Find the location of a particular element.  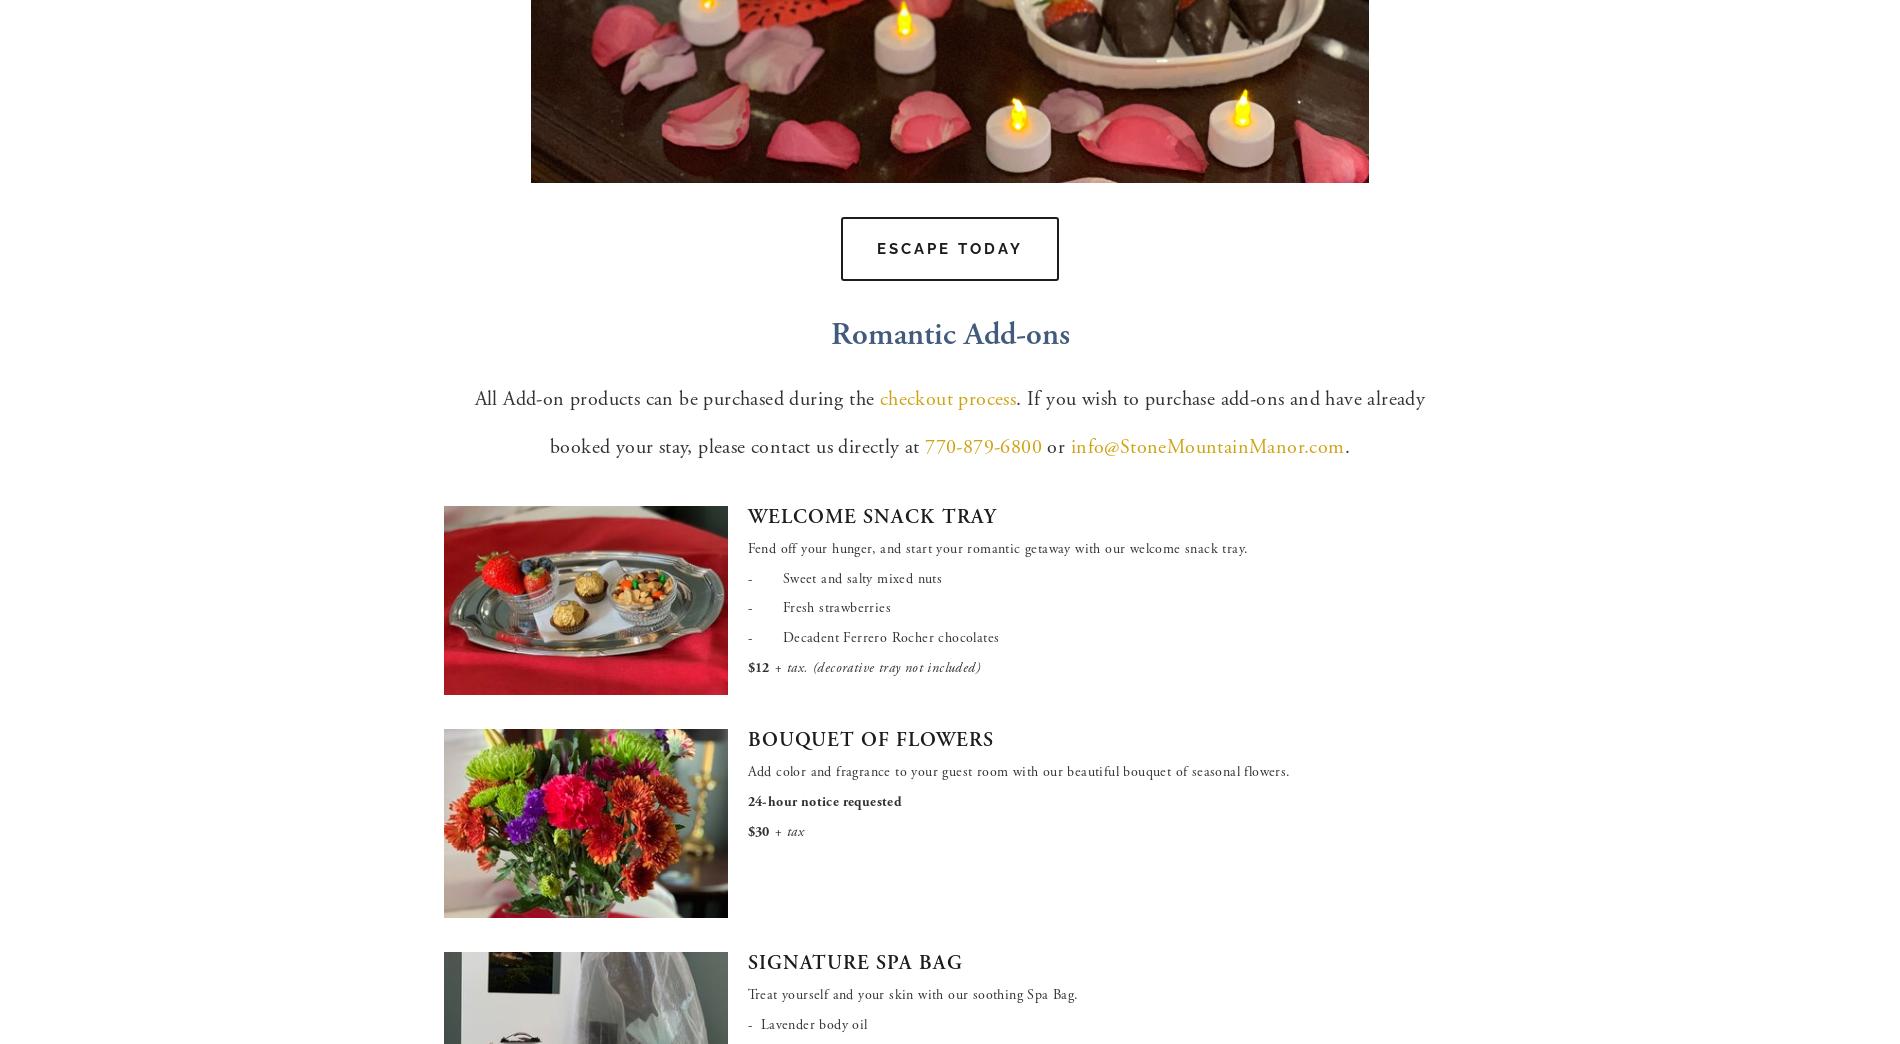

'Bouquet of Flowers' is located at coordinates (869, 740).